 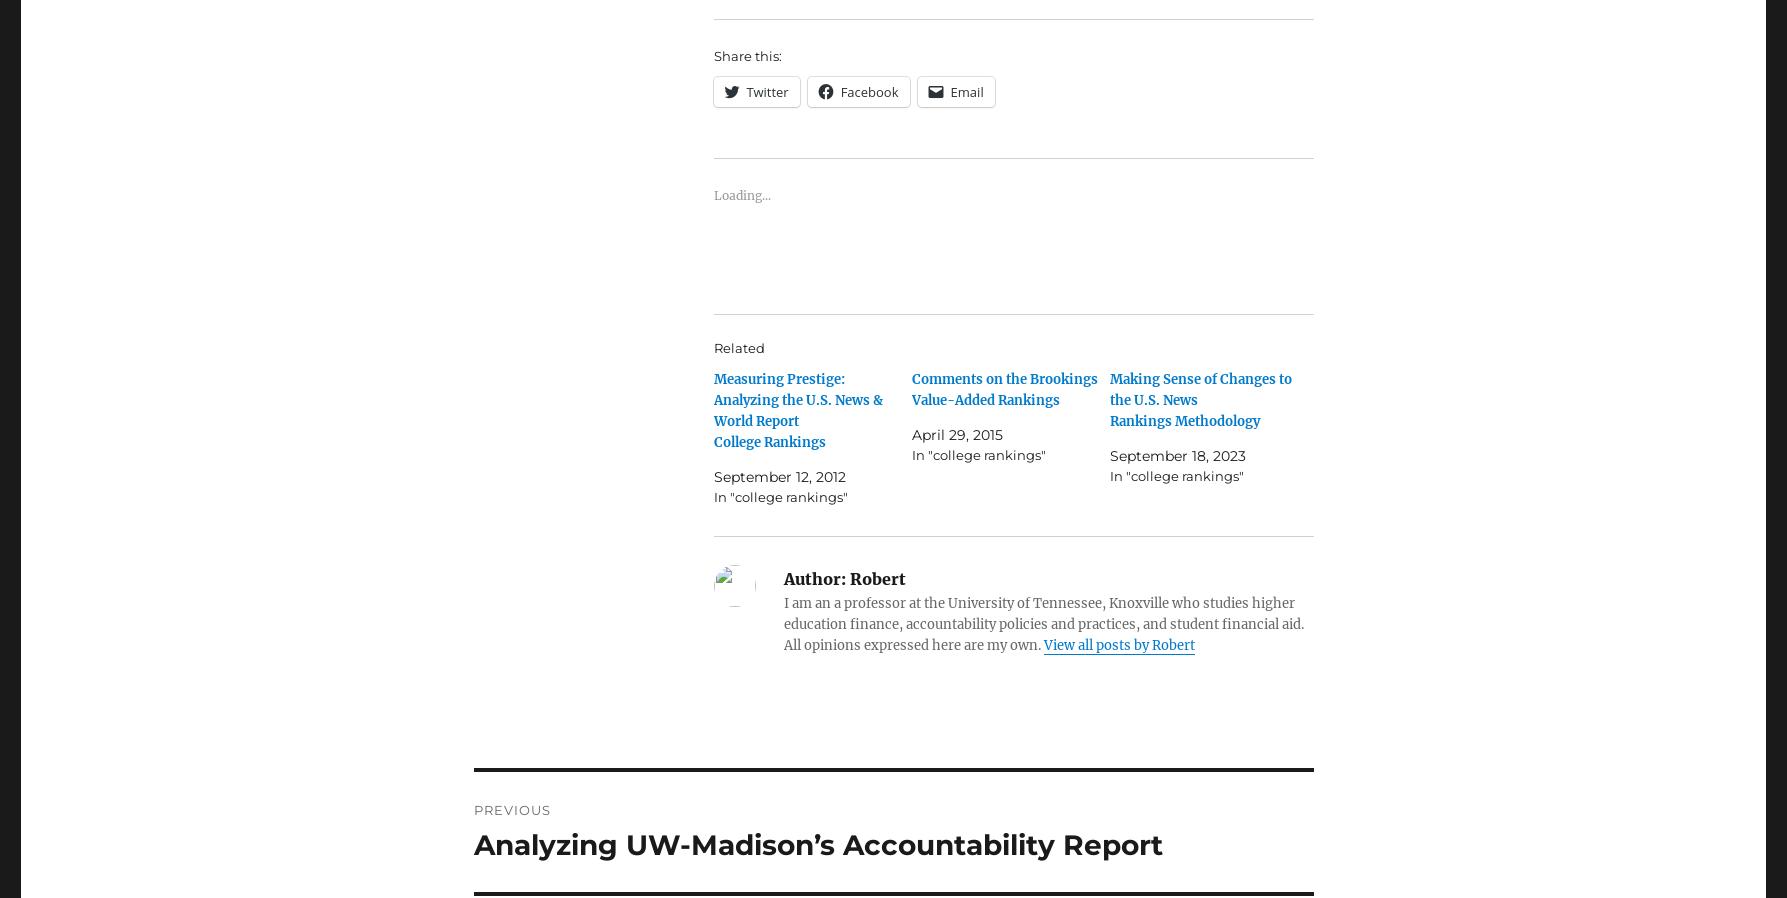 I want to click on 'Robert', so click(x=874, y=578).